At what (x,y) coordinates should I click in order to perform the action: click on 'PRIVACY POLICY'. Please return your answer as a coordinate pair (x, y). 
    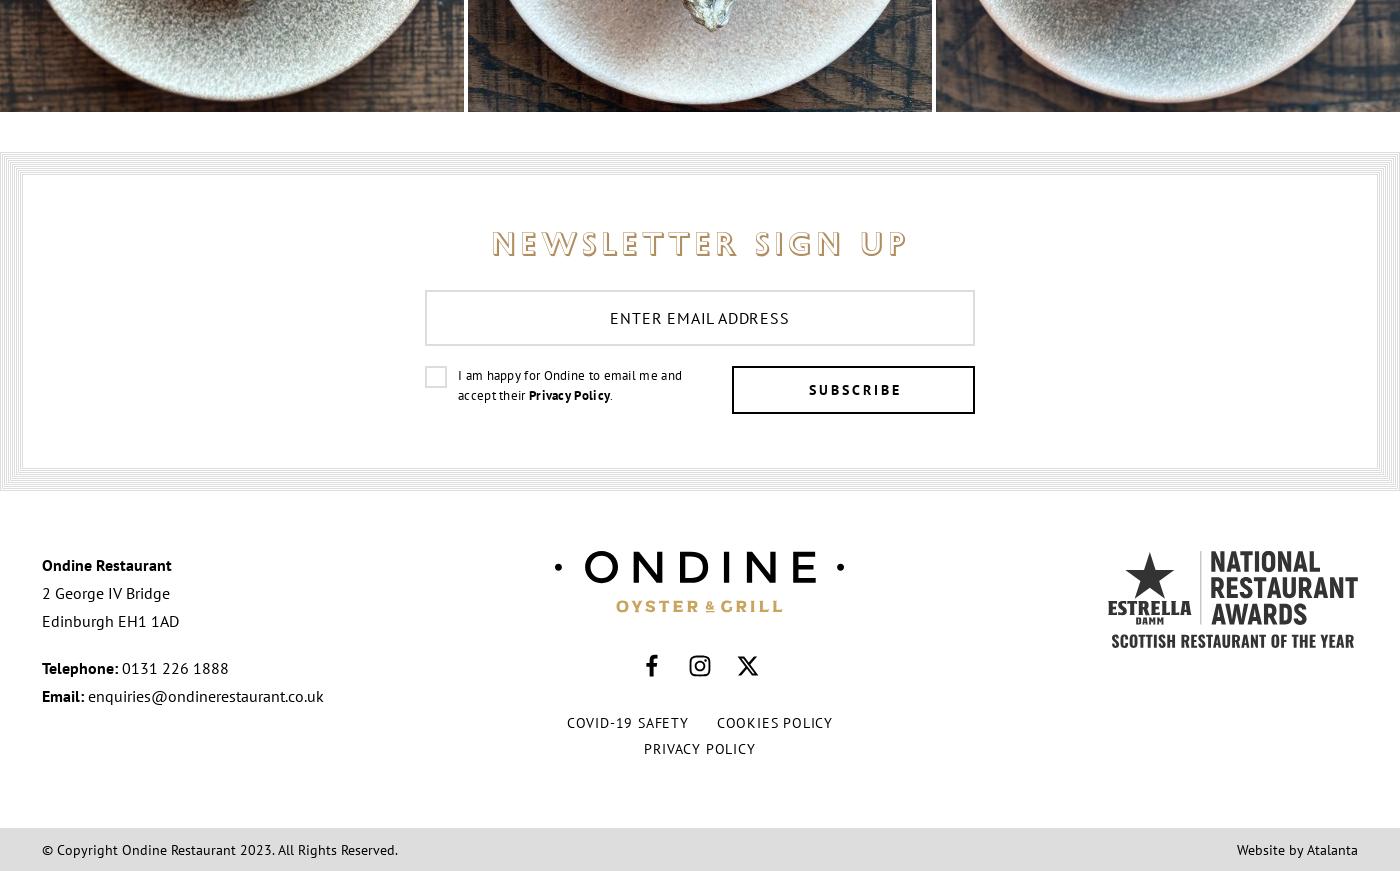
    Looking at the image, I should click on (699, 748).